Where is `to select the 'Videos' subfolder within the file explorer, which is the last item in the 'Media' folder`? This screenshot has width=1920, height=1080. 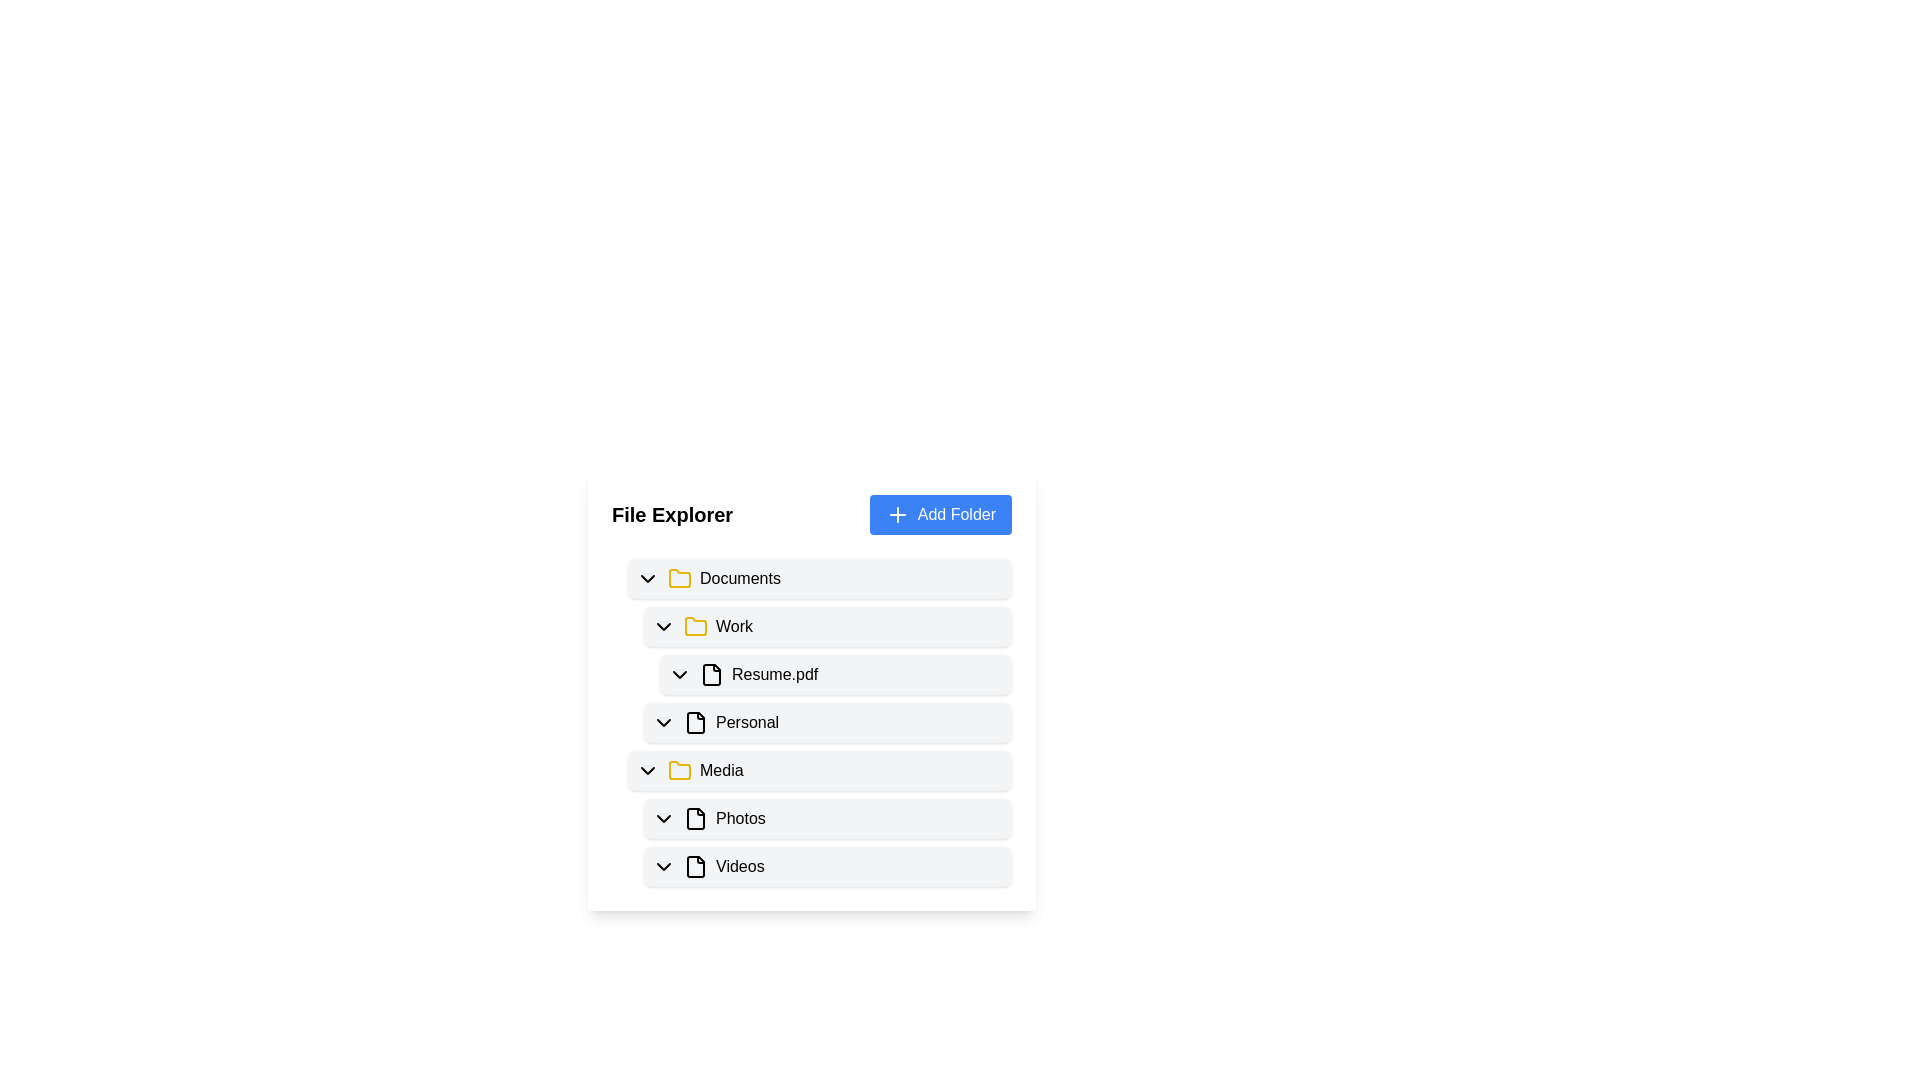
to select the 'Videos' subfolder within the file explorer, which is the last item in the 'Media' folder is located at coordinates (828, 866).